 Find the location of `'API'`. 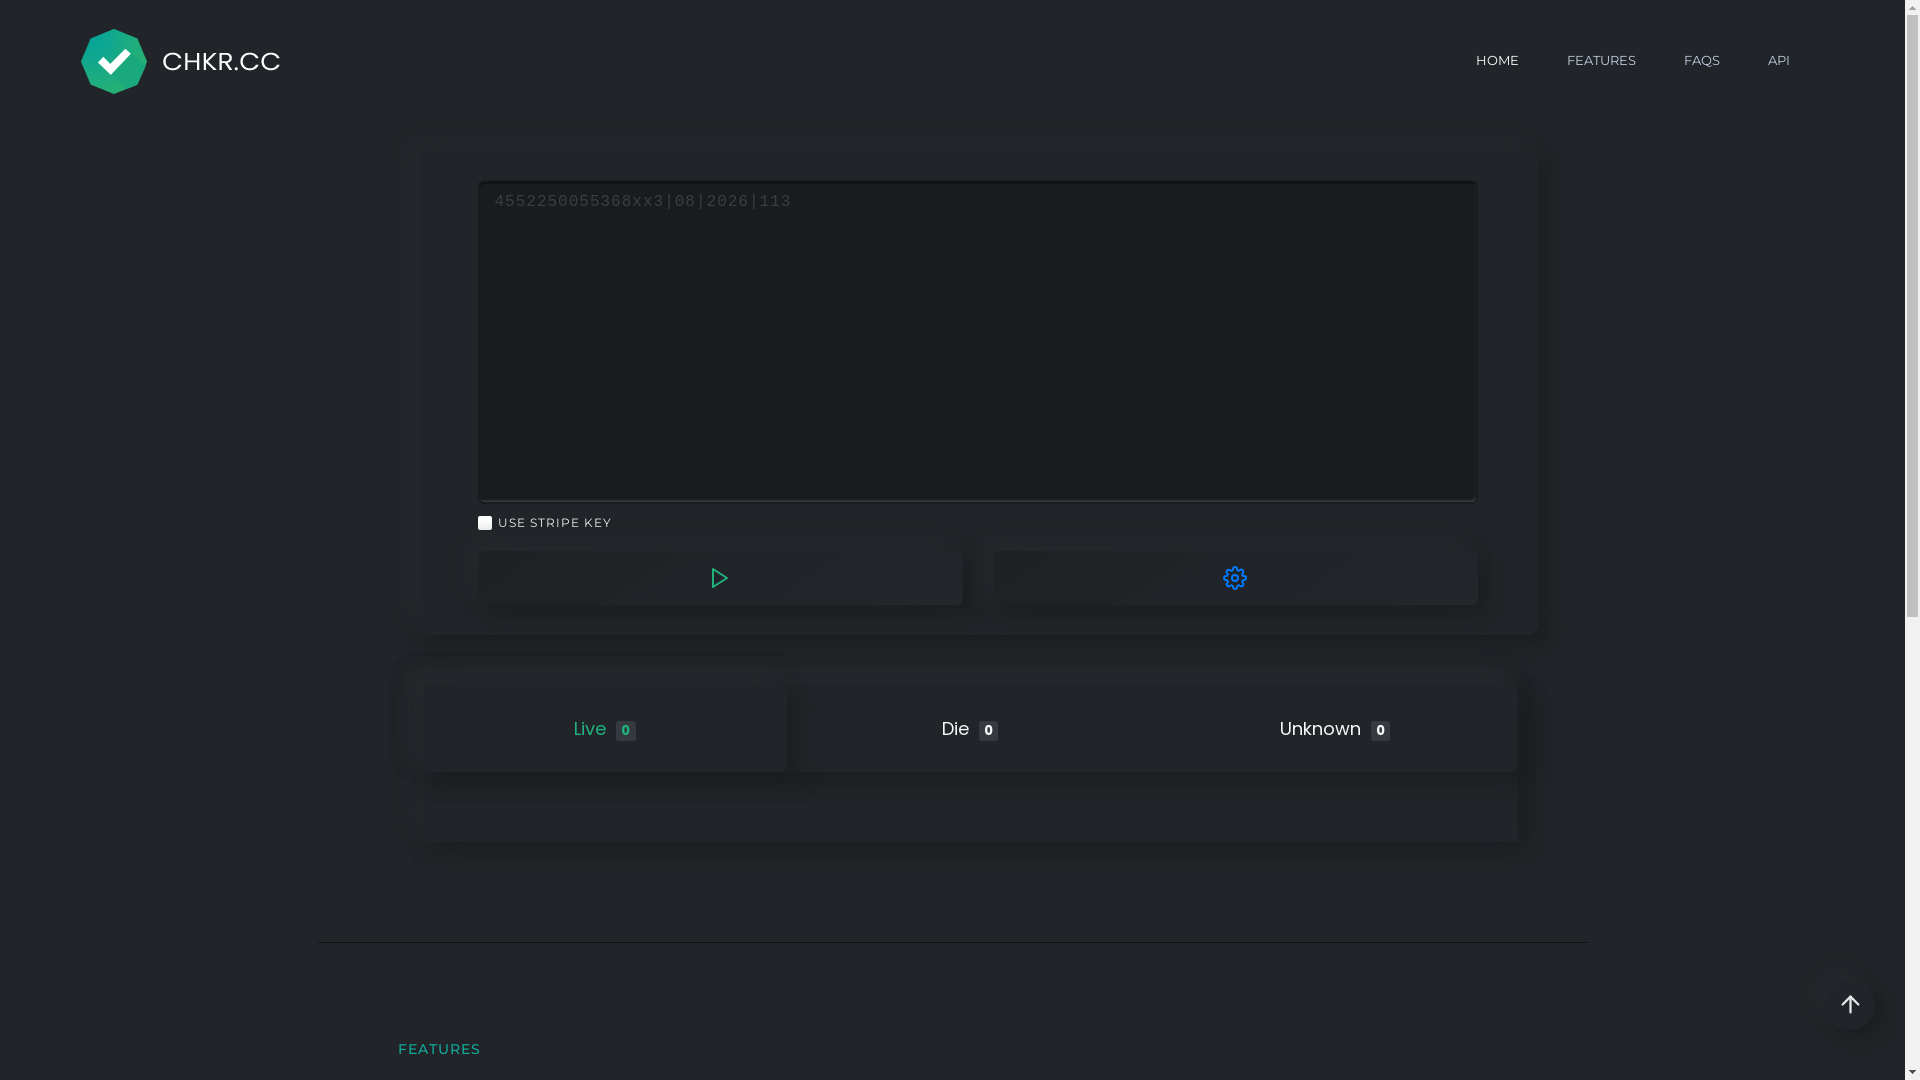

'API' is located at coordinates (1779, 60).